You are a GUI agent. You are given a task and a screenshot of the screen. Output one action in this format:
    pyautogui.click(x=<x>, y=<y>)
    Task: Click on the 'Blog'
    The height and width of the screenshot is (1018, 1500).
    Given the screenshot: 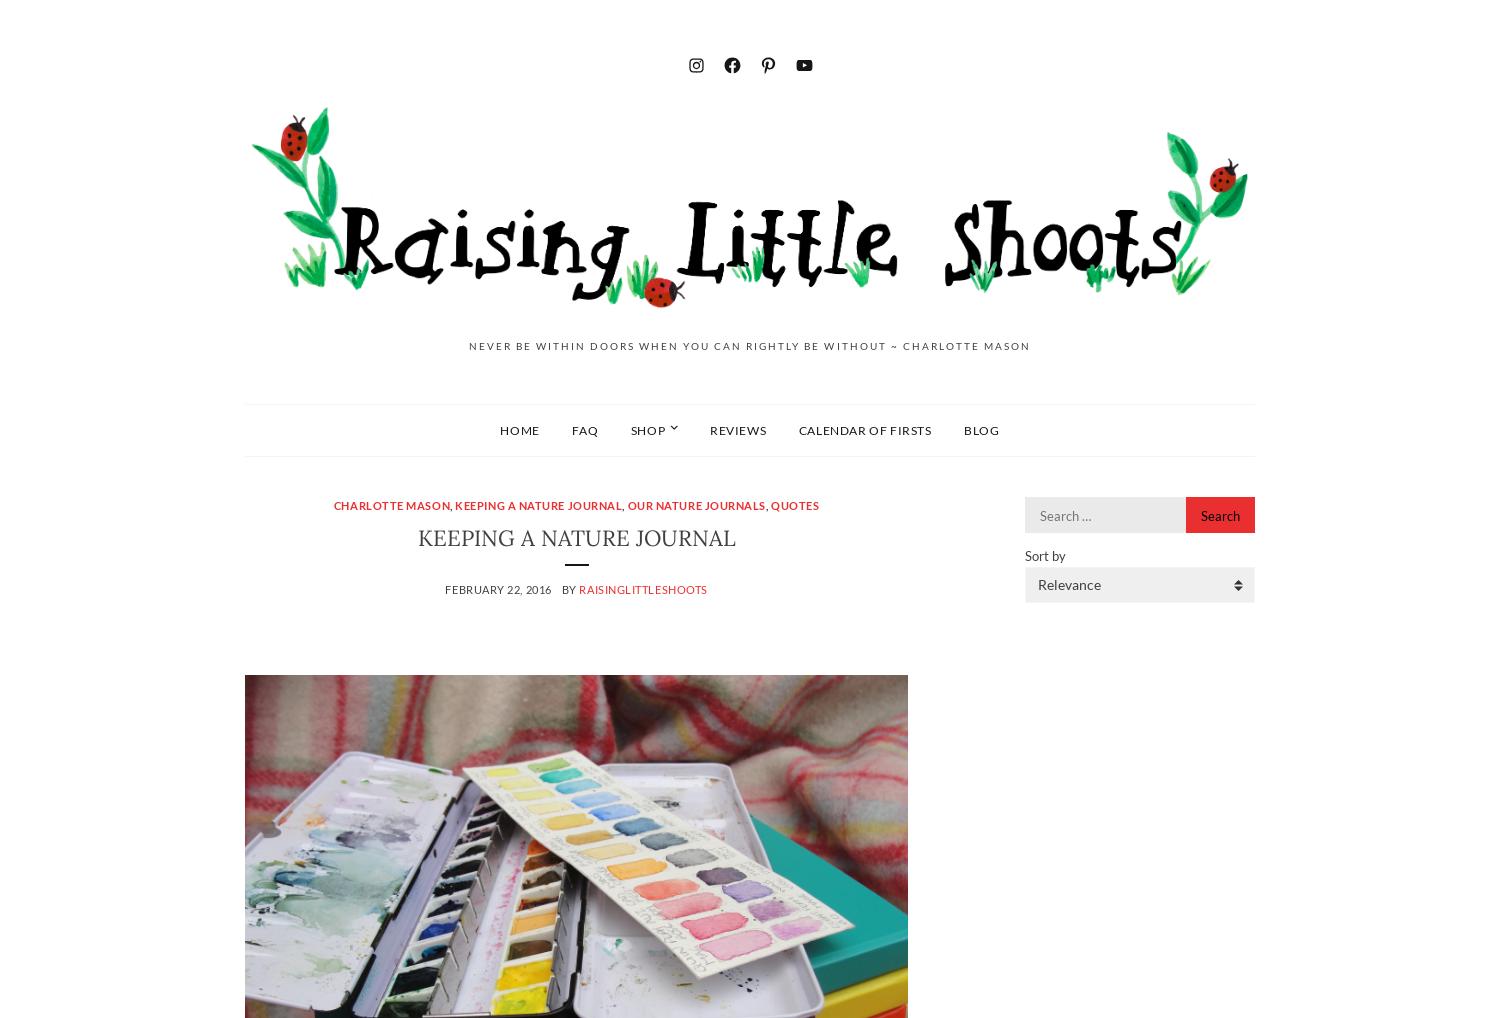 What is the action you would take?
    pyautogui.click(x=963, y=428)
    